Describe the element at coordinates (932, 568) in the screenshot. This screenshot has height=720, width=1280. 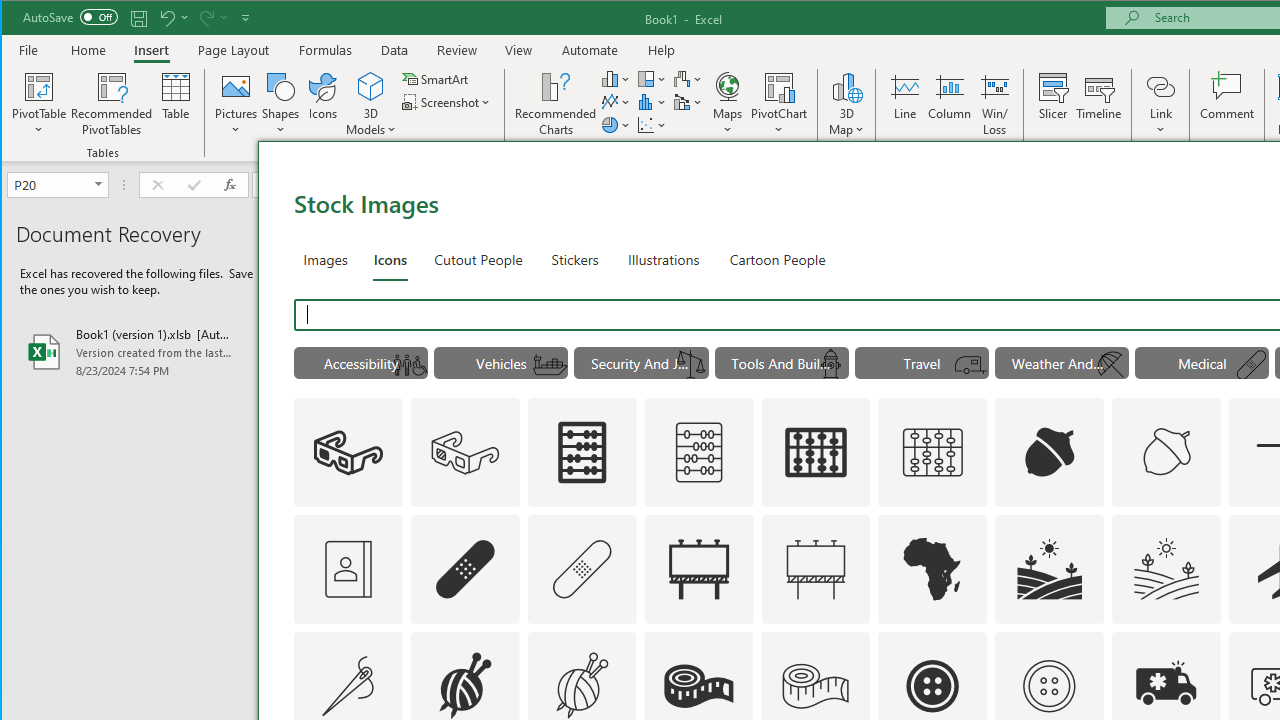
I see `'AutomationID: Icons_Africa'` at that location.